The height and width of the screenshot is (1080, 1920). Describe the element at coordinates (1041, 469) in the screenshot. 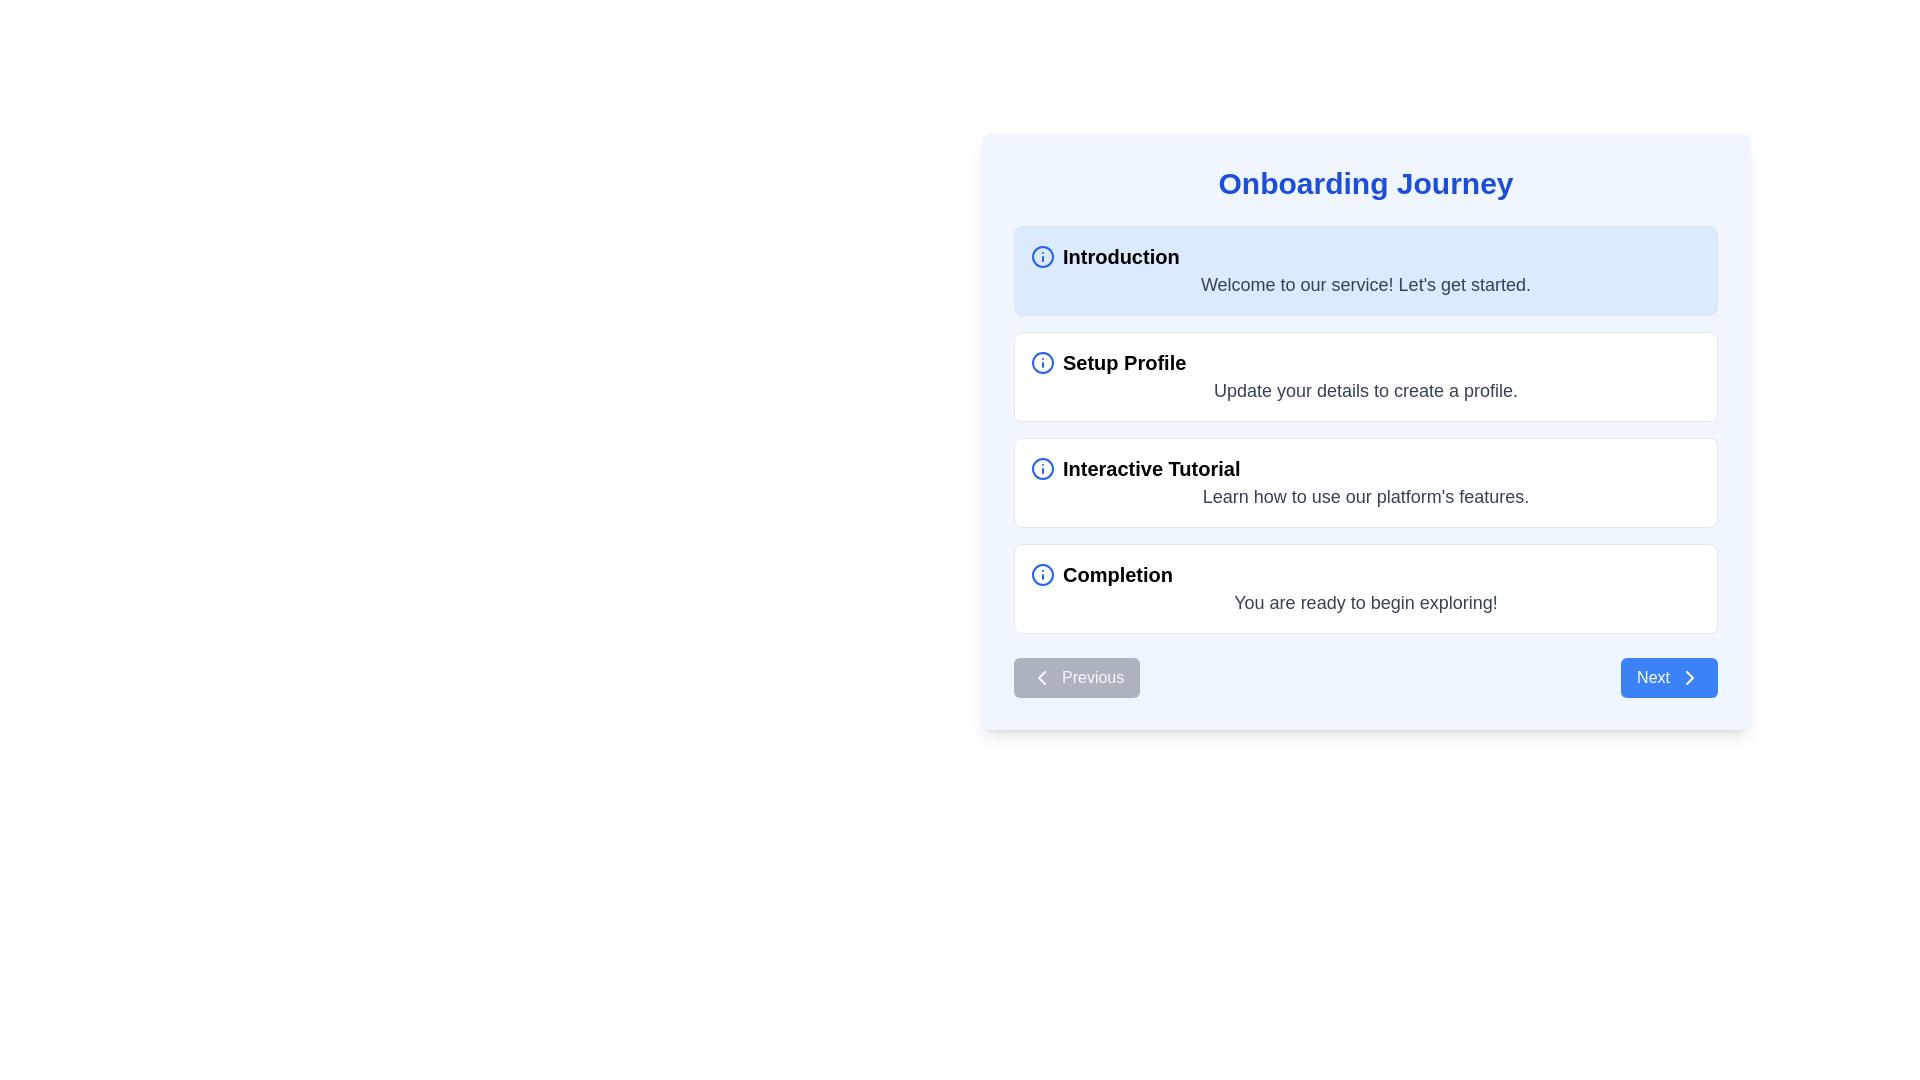

I see `the information marker icon, which is a bold blue circle with a lowercase 'i' in its center, located to the left of the 'Interactive Tutorial' text in the onboarding steps list` at that location.